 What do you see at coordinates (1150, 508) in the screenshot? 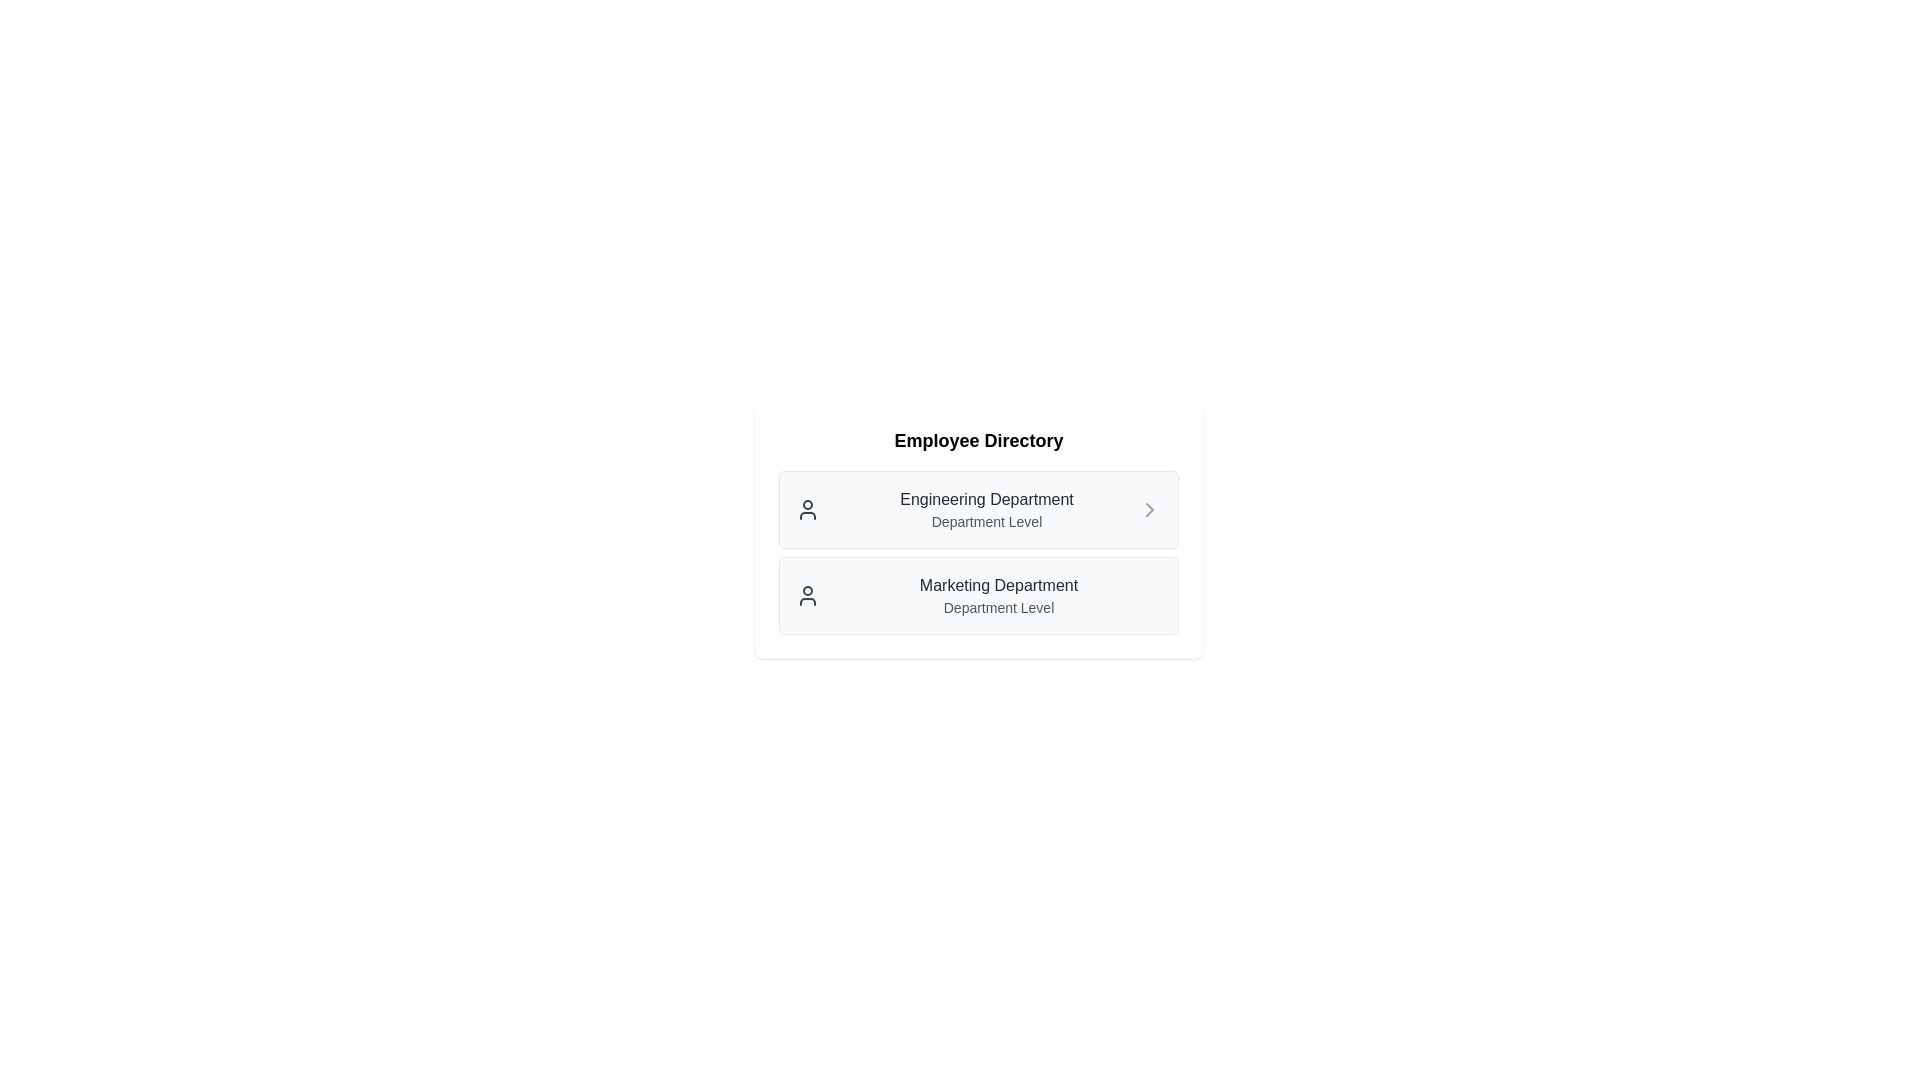
I see `the chevron icon indicating further navigational options related to the 'Engineering Department' entry, positioned to the far-right of the text` at bounding box center [1150, 508].